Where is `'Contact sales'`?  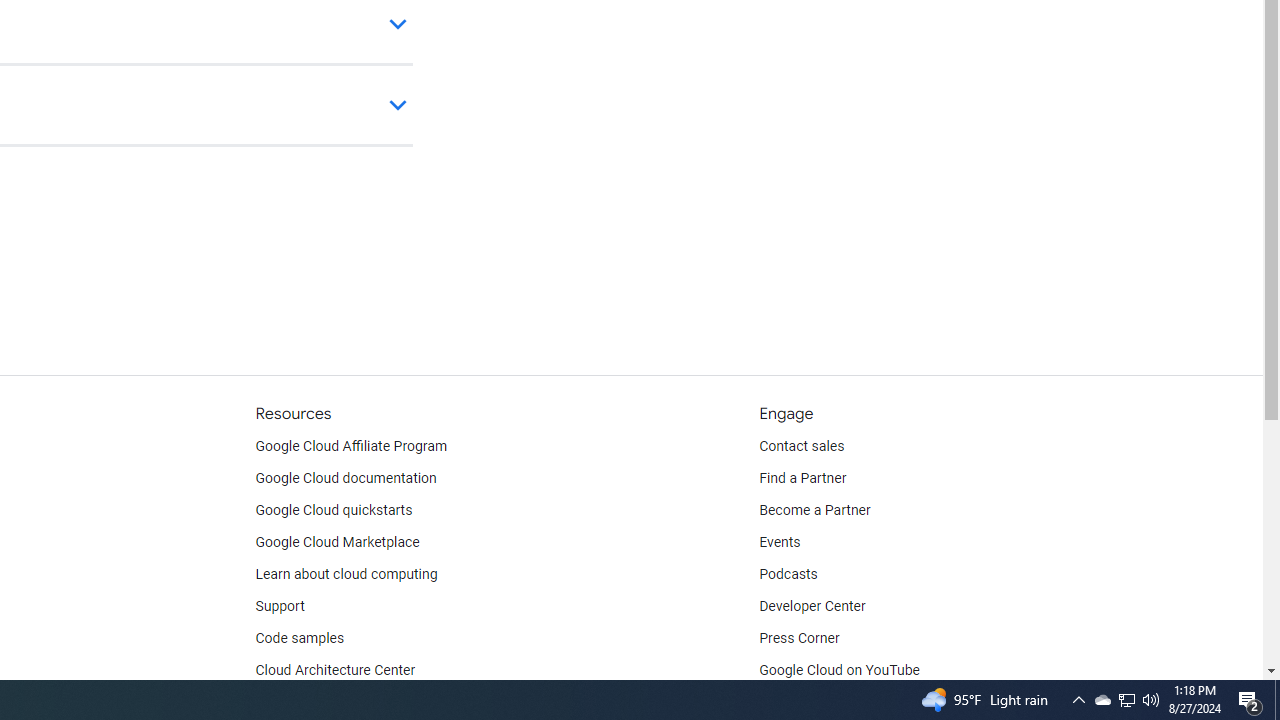 'Contact sales' is located at coordinates (801, 446).